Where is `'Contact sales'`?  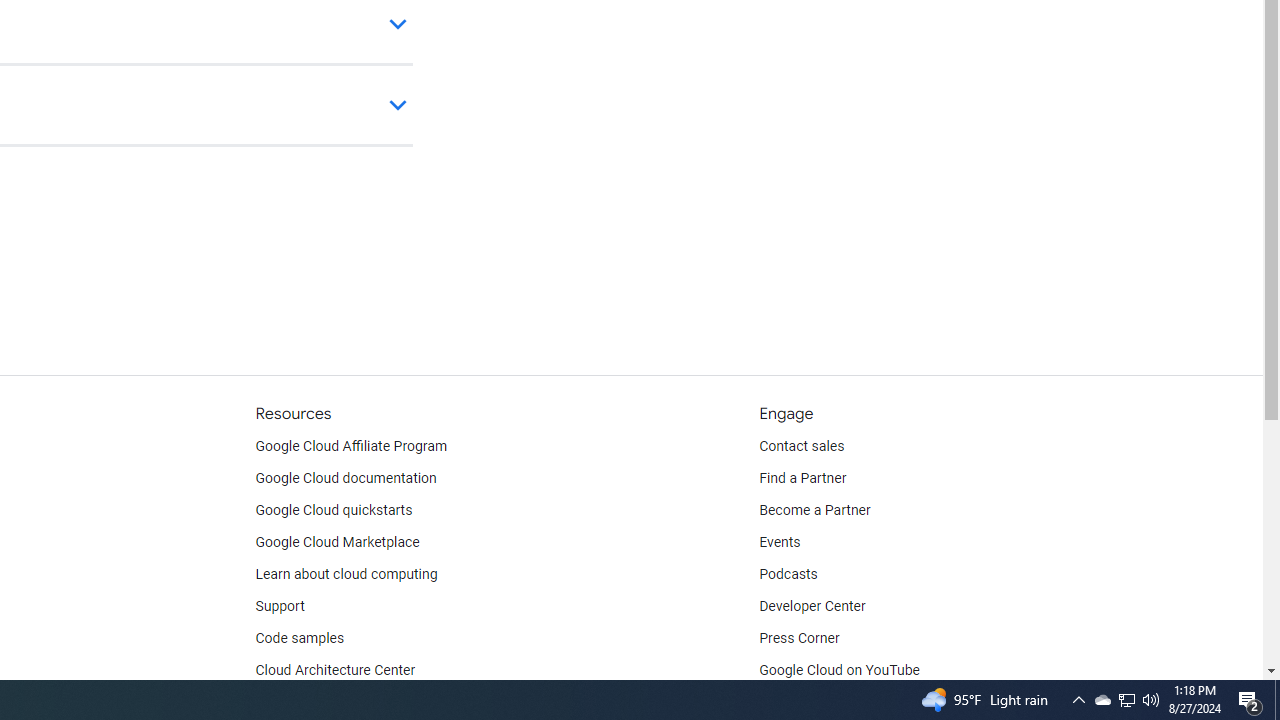 'Contact sales' is located at coordinates (801, 446).